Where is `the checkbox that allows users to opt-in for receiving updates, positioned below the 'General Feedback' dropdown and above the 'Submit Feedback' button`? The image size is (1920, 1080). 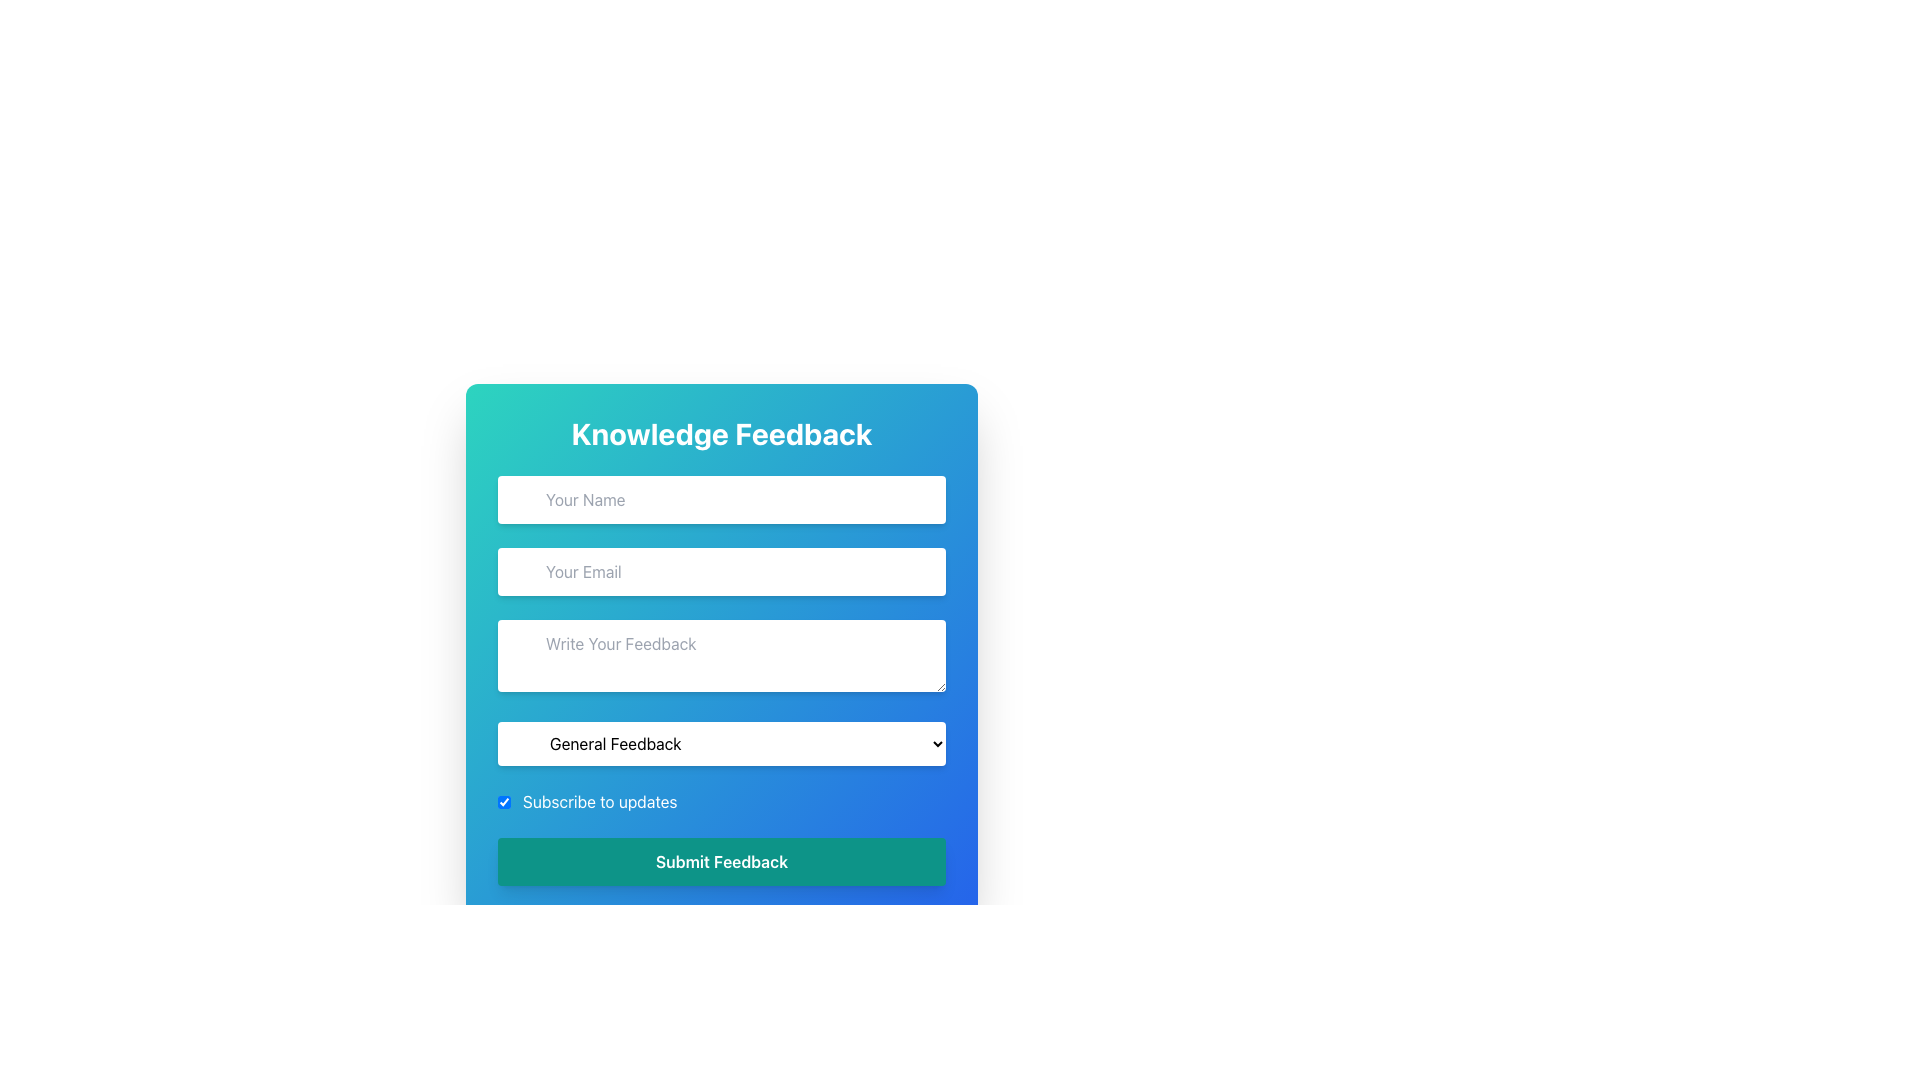 the checkbox that allows users to opt-in for receiving updates, positioned below the 'General Feedback' dropdown and above the 'Submit Feedback' button is located at coordinates (720, 801).